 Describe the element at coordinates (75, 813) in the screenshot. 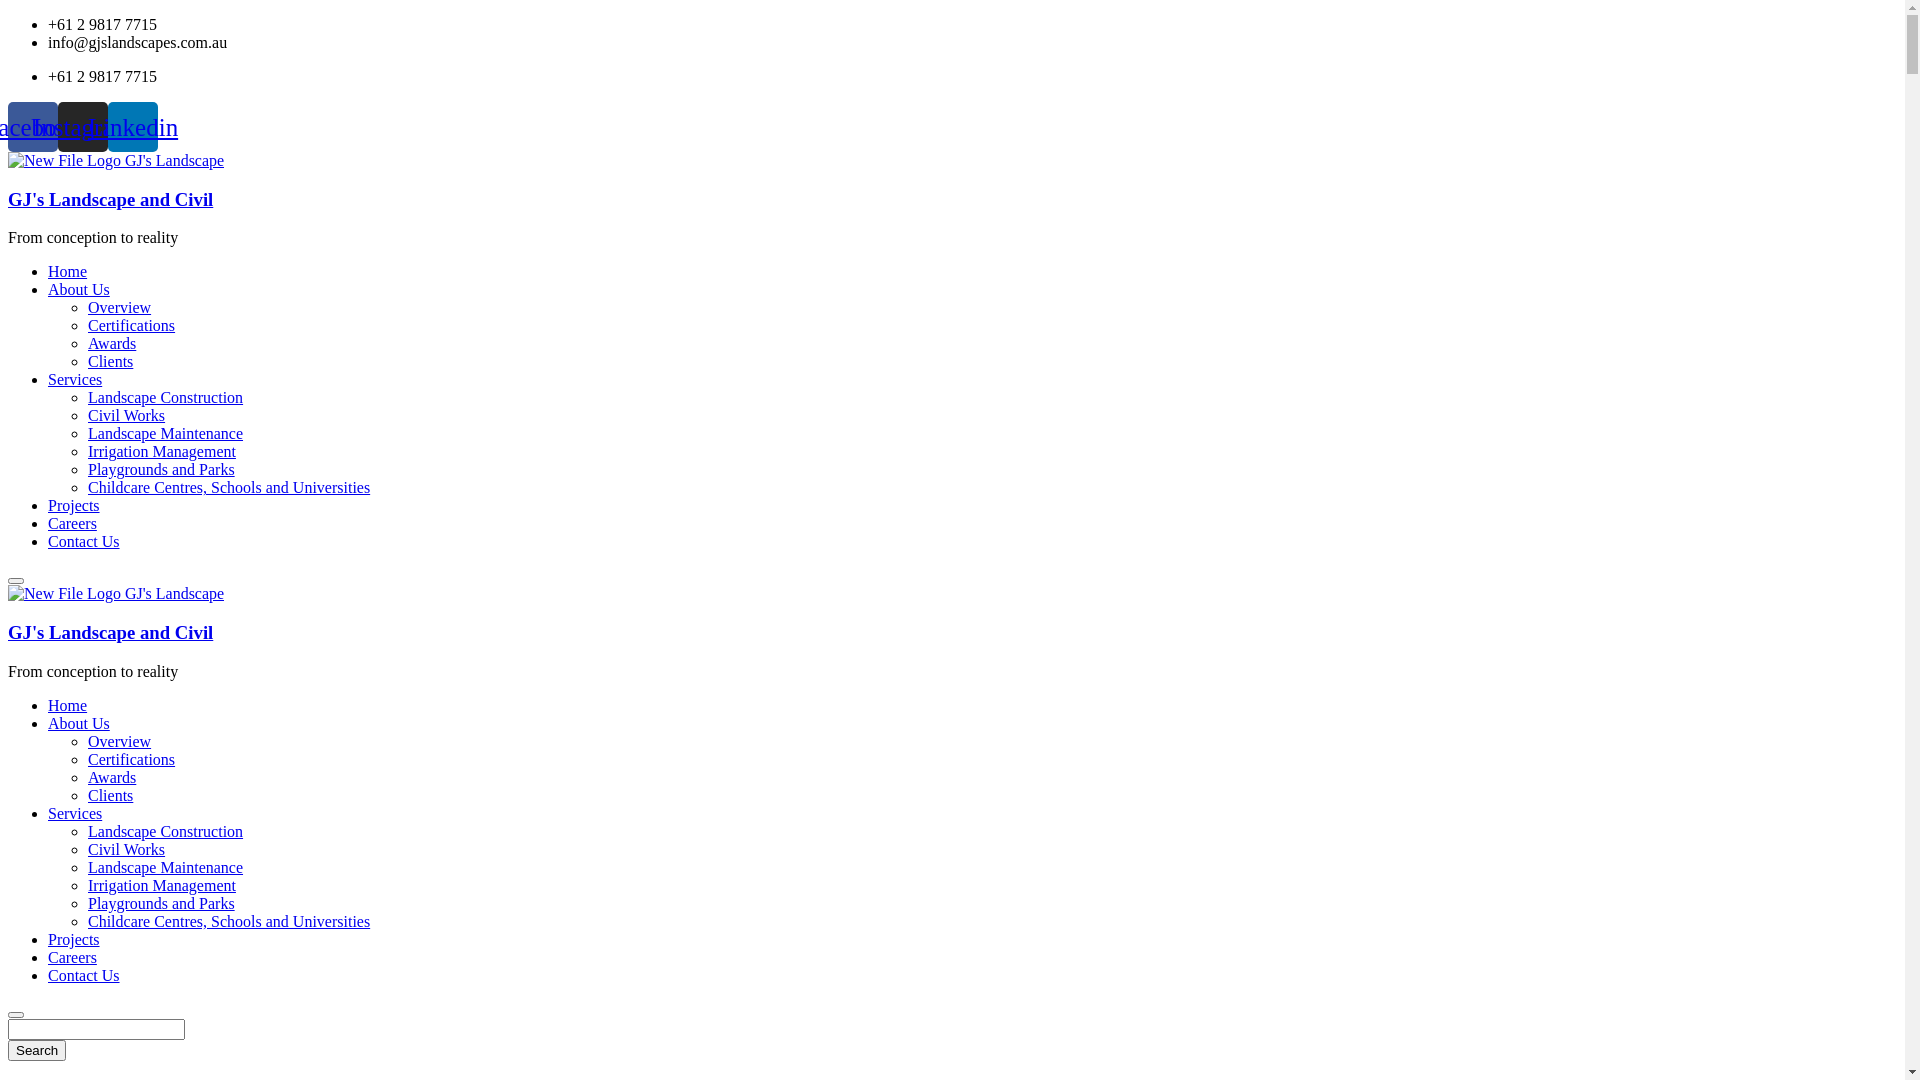

I see `'Services'` at that location.